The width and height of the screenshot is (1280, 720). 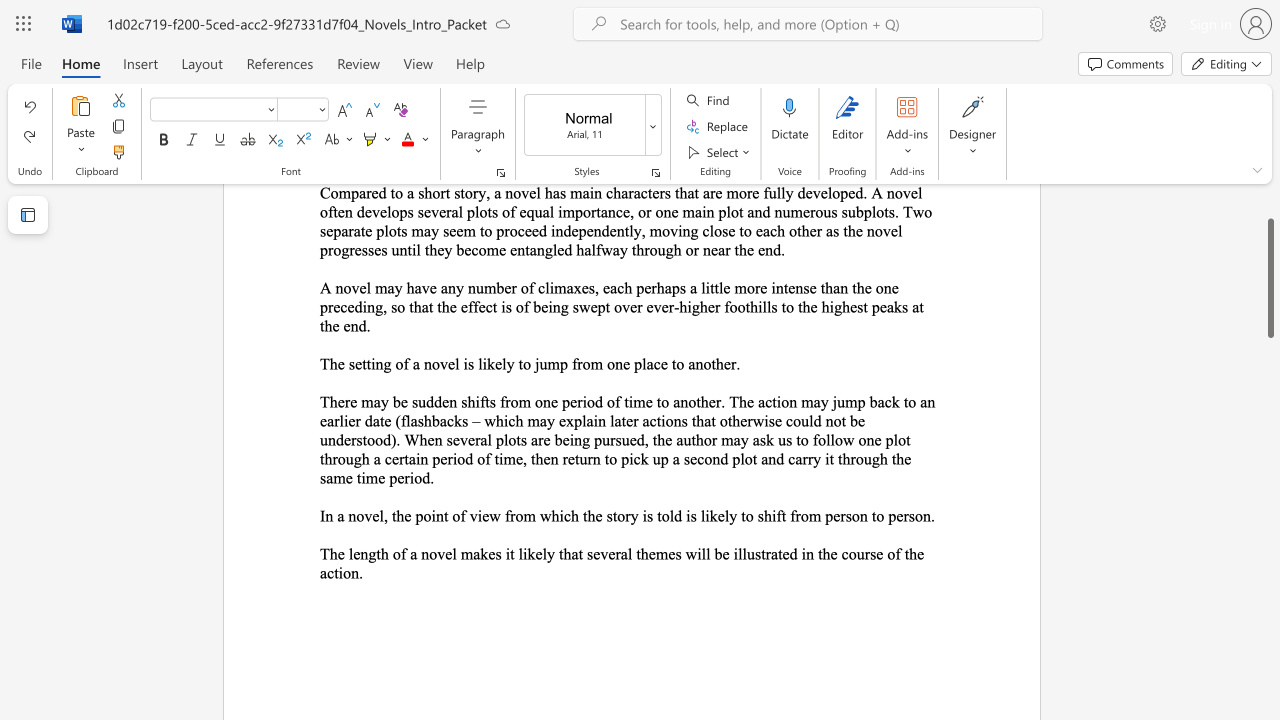 I want to click on the subset text "ses until they becom" within the text "Compared to a short story, a novel has main characters that are more fully developed. A novel often develops several plots of equal importance, or one main plot and numerous subplots. Two separate plots may seem to proceed independently, moving close to each other as the novel progresses until they become entangled halfway through or near the end.", so click(x=368, y=248).